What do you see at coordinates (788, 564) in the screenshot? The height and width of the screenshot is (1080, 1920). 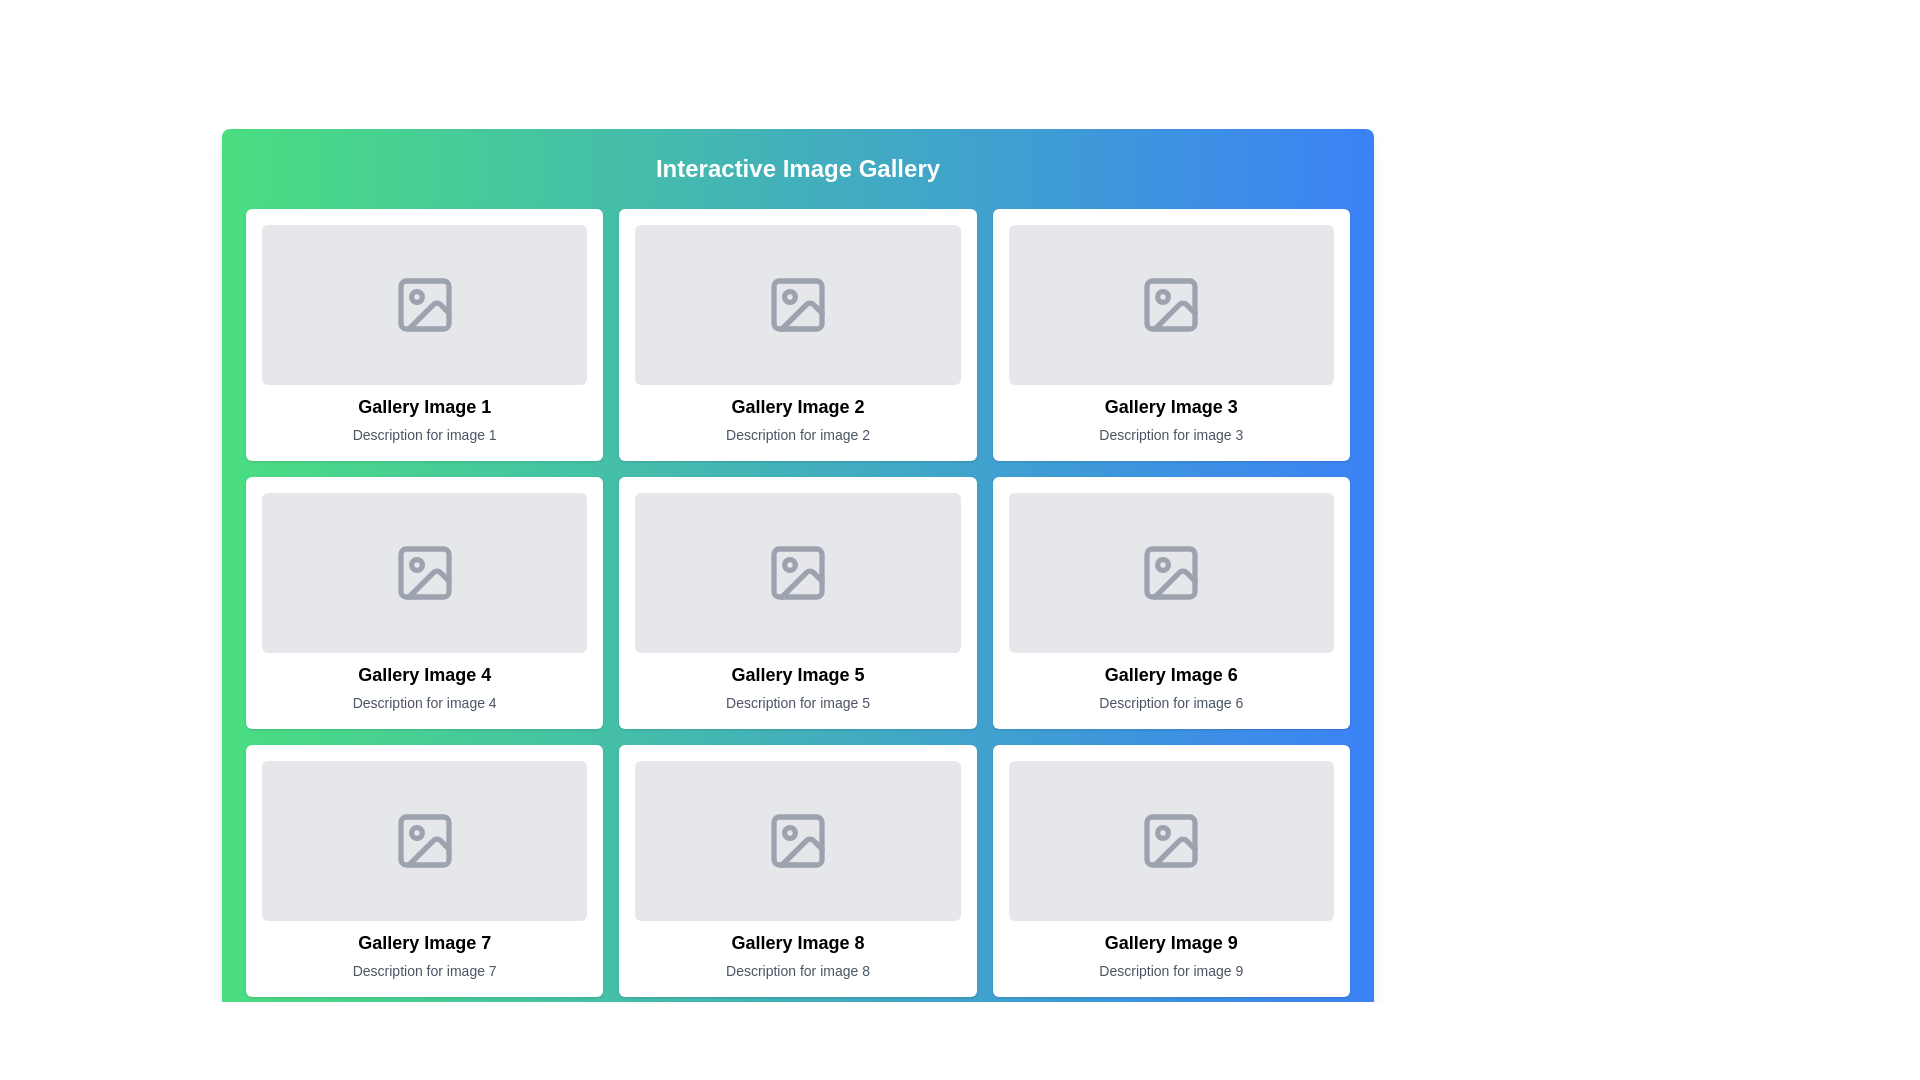 I see `the small red circular shape located centrally within the placeholder icon of 'Gallery Image 5'` at bounding box center [788, 564].